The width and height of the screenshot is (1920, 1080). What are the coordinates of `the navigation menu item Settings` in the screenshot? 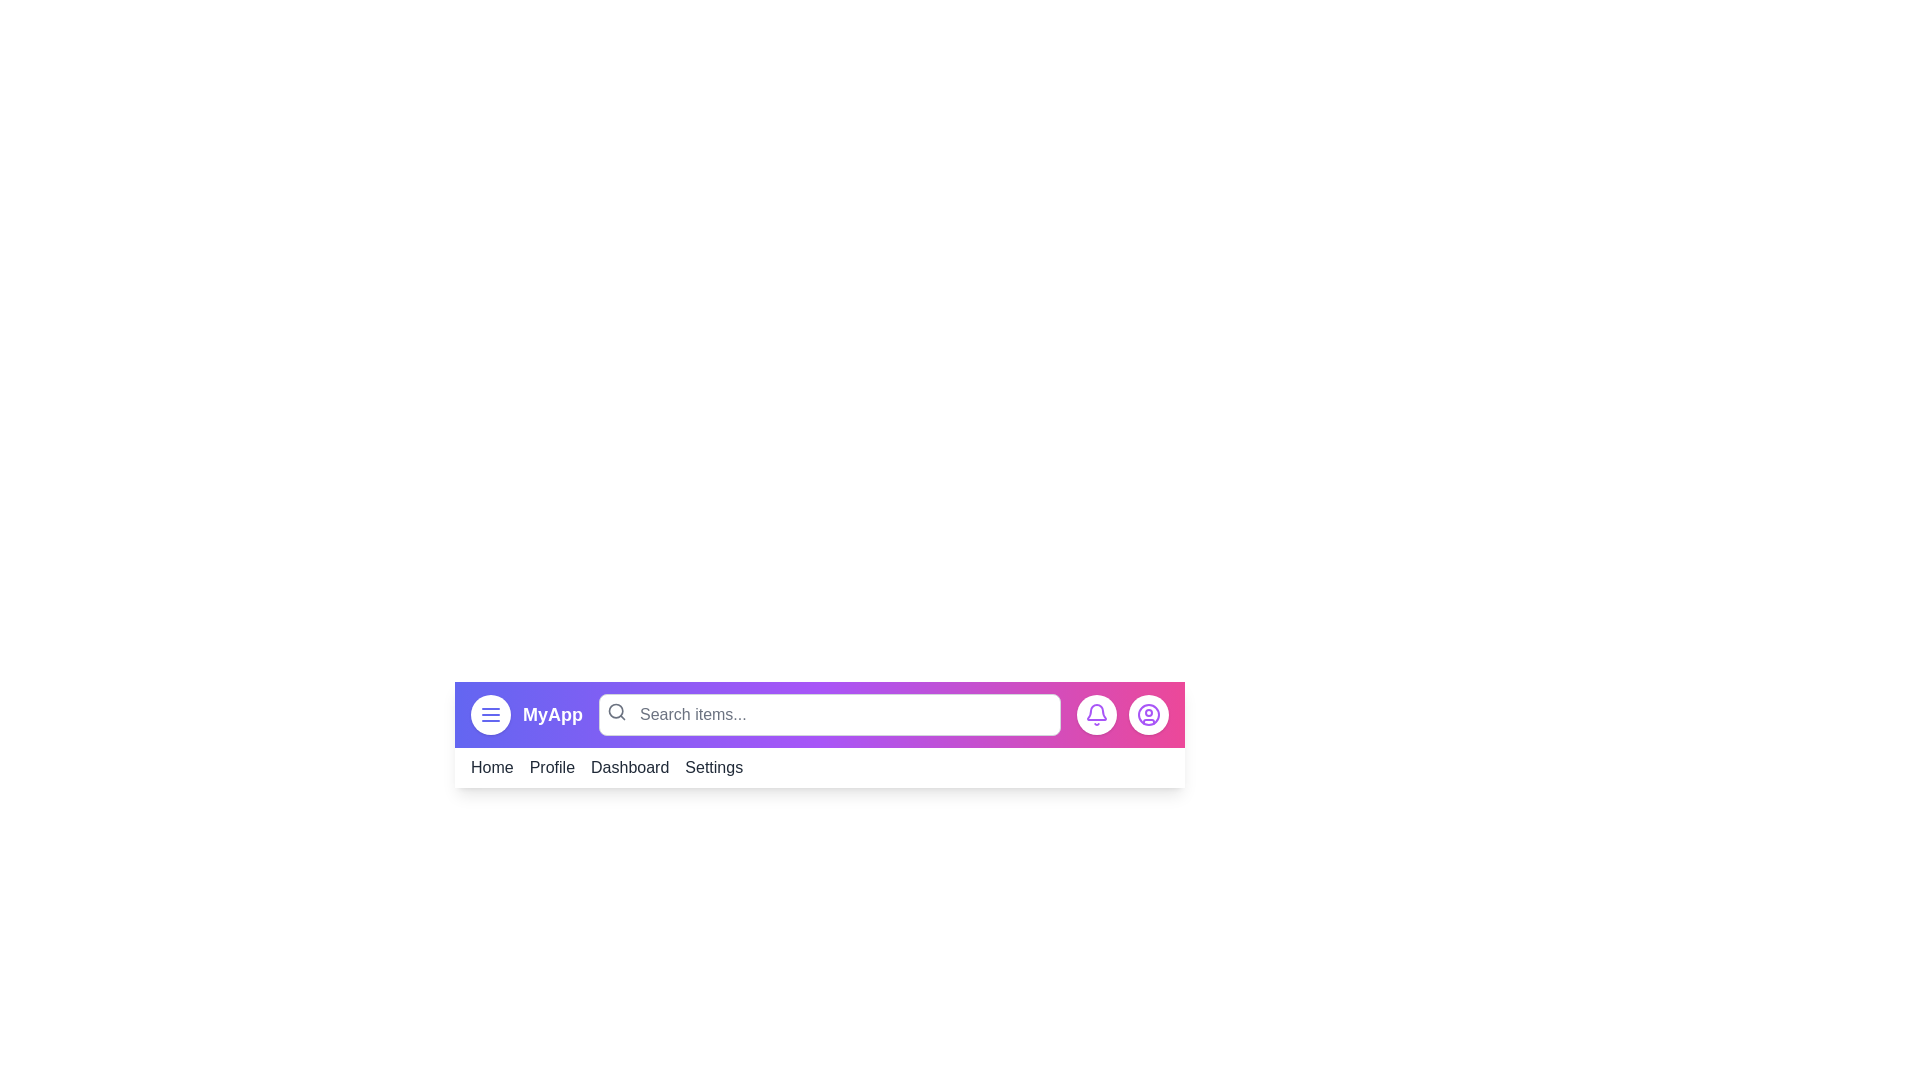 It's located at (714, 766).